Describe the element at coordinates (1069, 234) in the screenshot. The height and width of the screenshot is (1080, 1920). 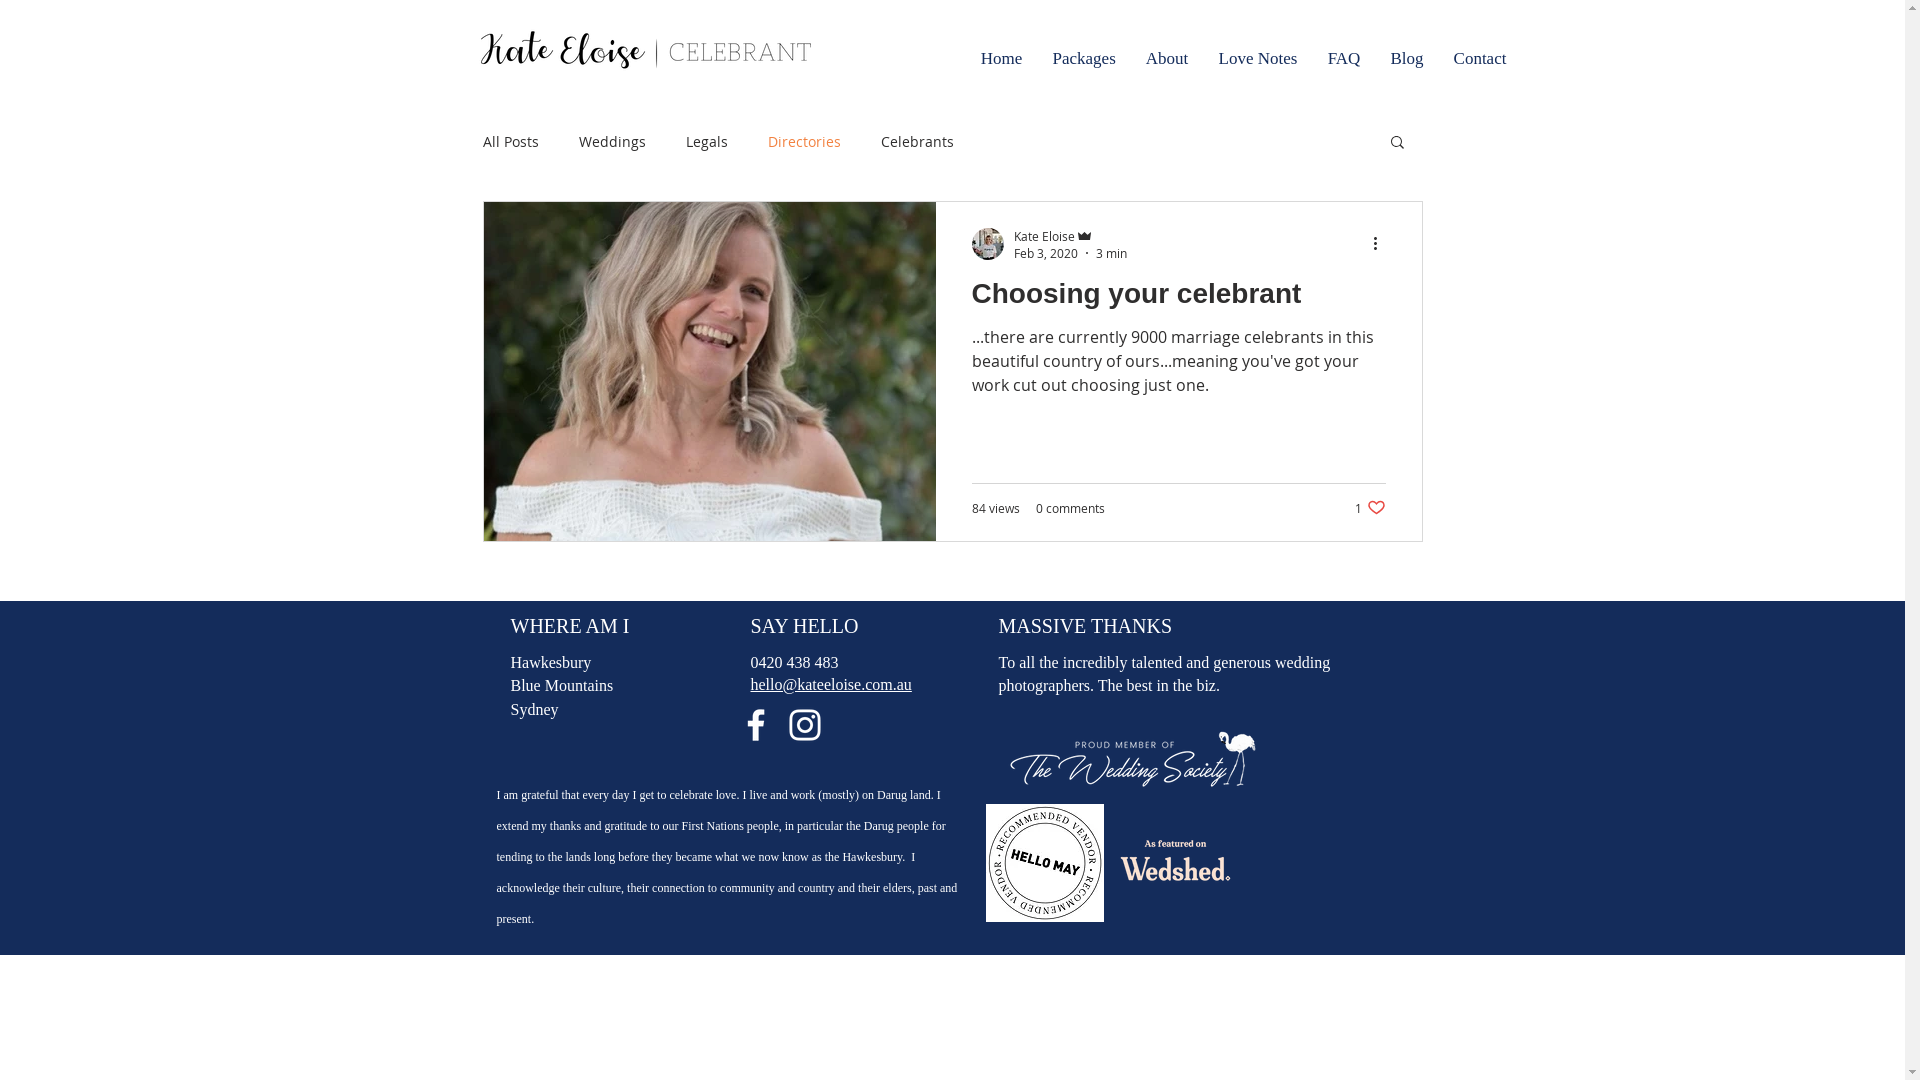
I see `'Kate Eloise'` at that location.